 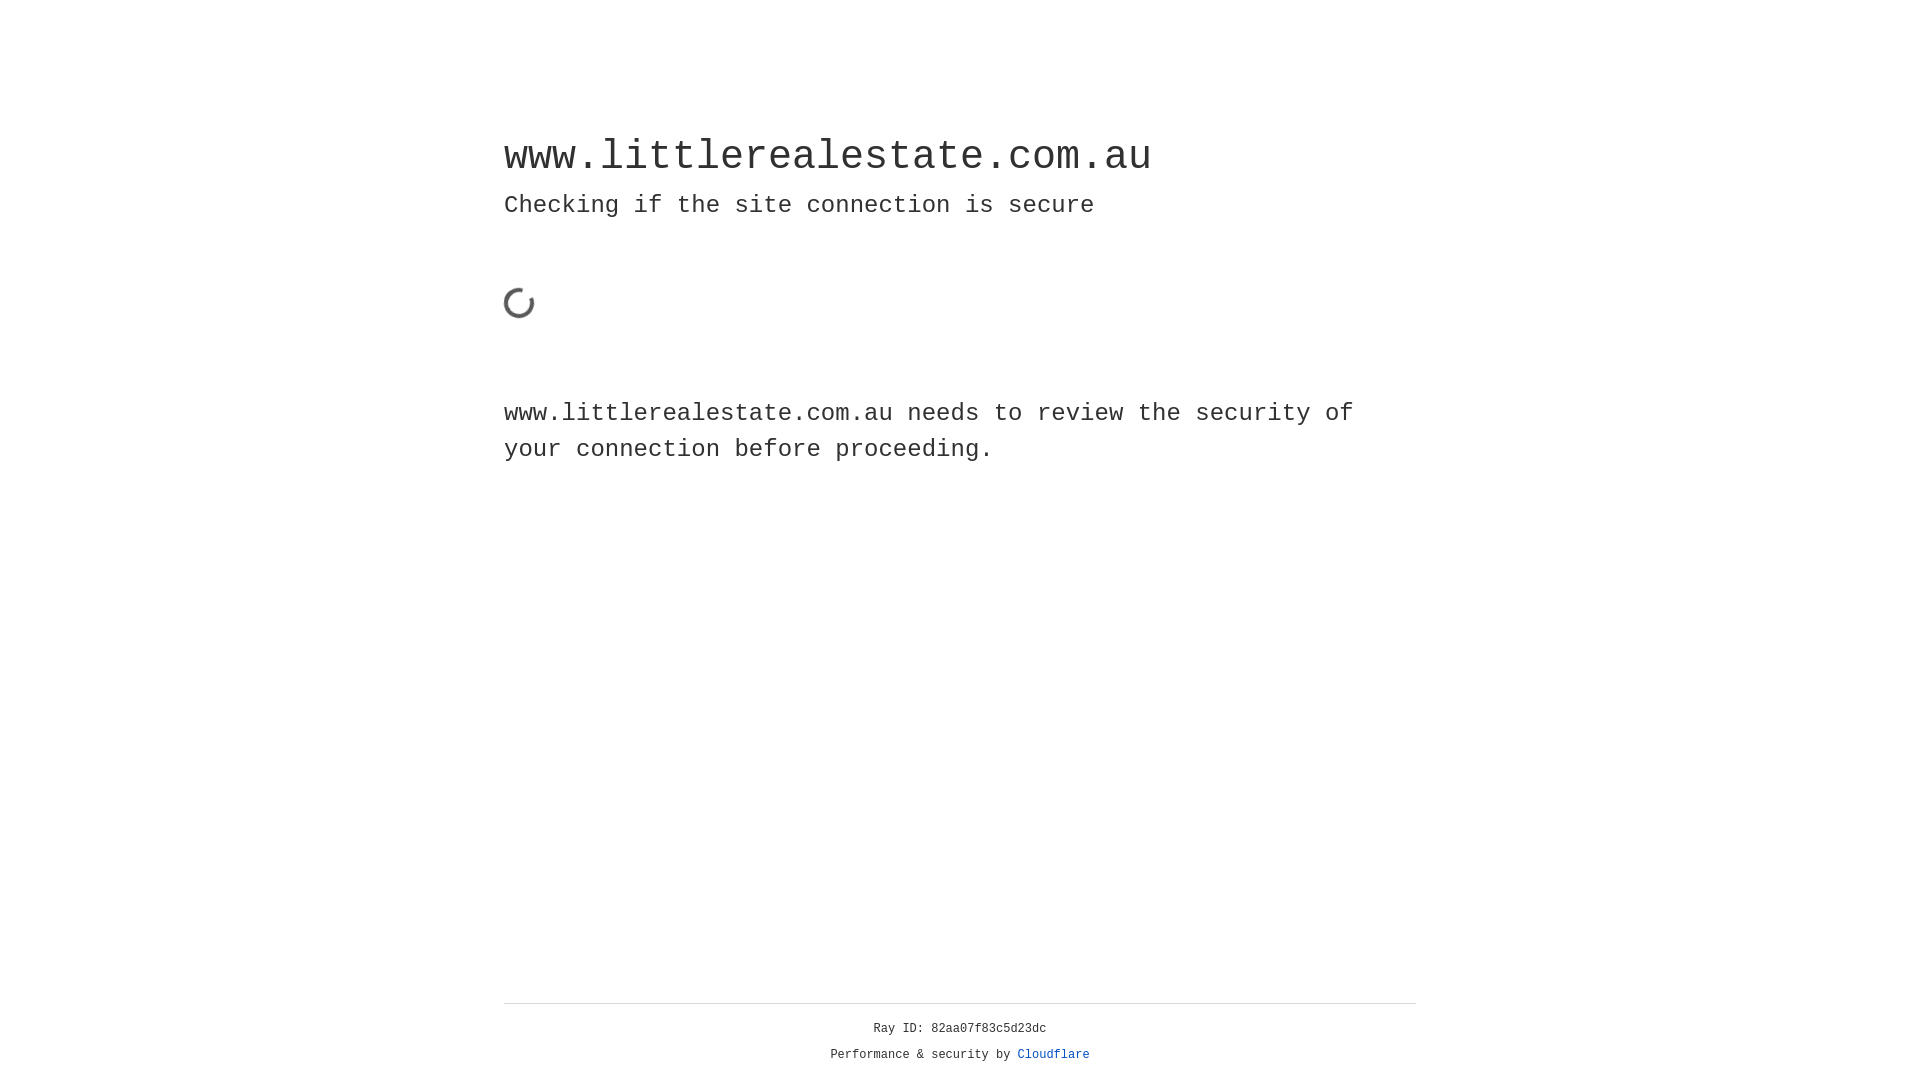 I want to click on 'Cloudflare', so click(x=1053, y=1054).